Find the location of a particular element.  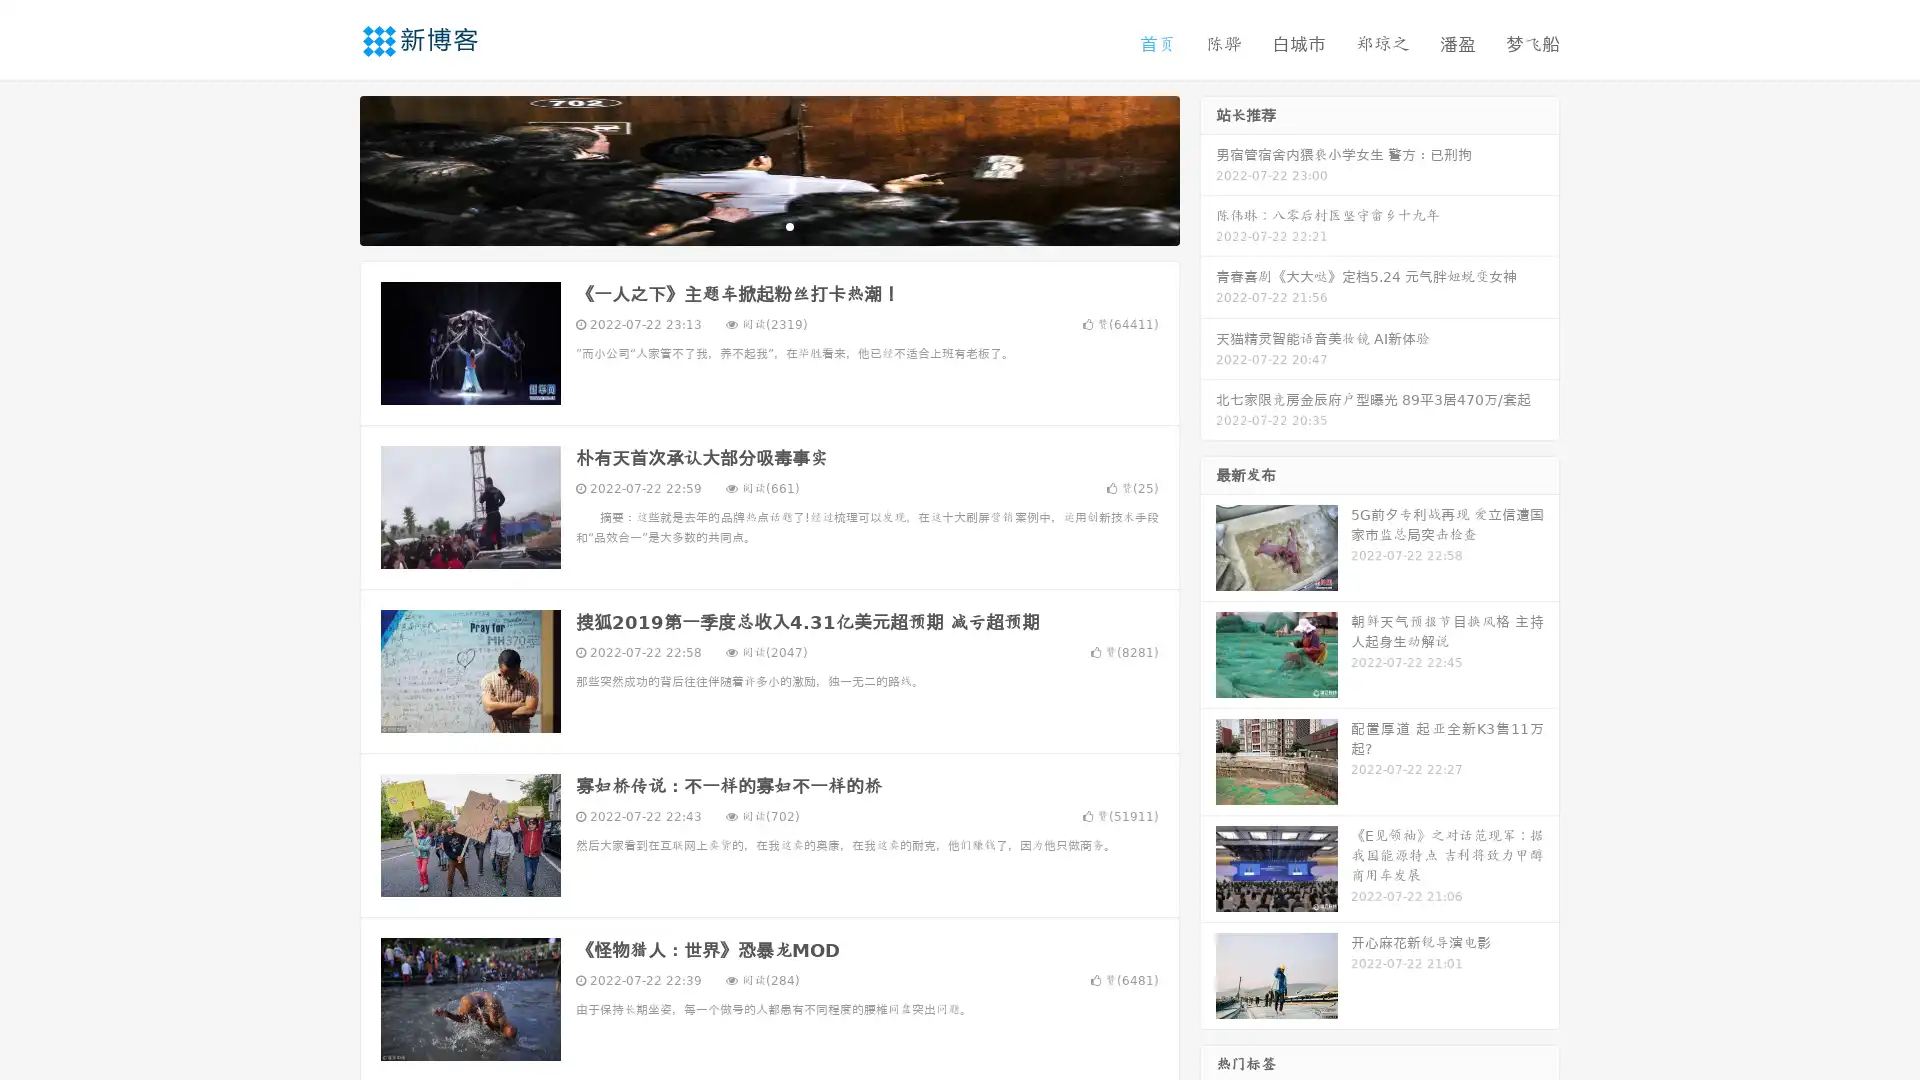

Next slide is located at coordinates (1208, 168).